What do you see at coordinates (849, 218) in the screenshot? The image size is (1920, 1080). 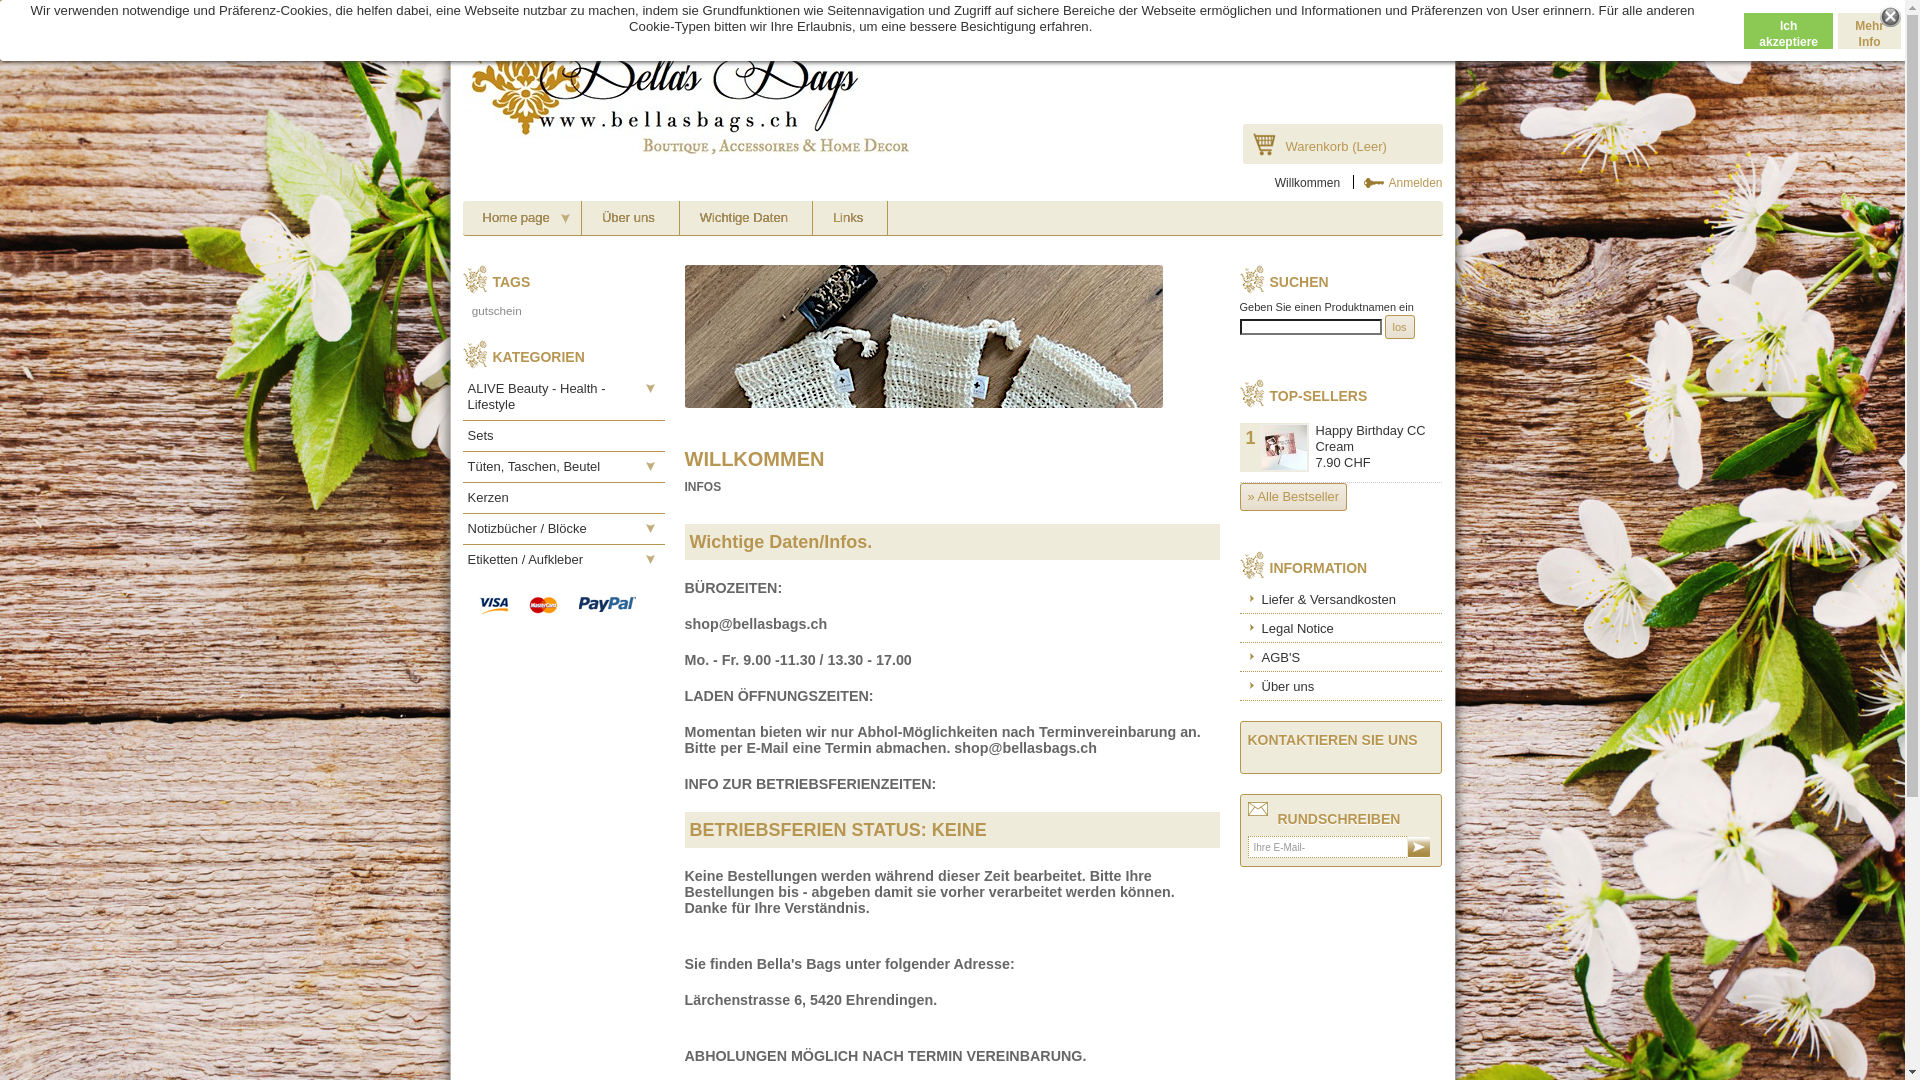 I see `'Links'` at bounding box center [849, 218].